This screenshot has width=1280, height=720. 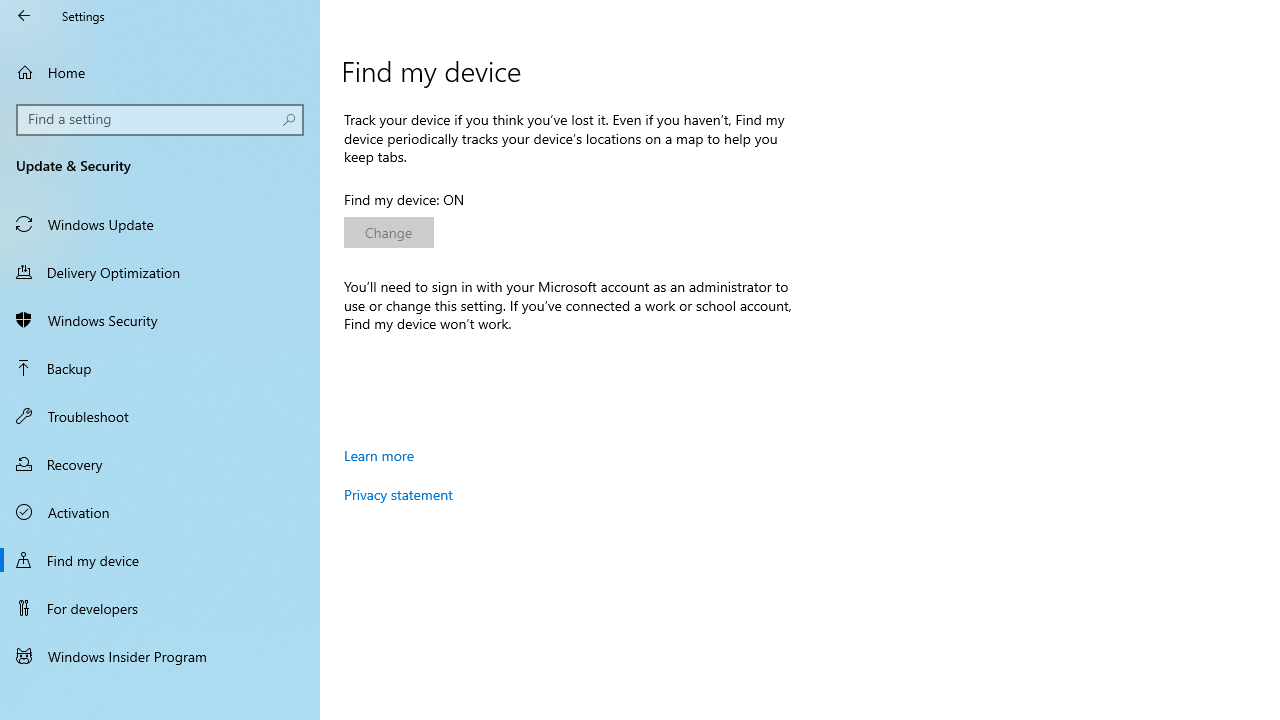 I want to click on 'For developers', so click(x=160, y=607).